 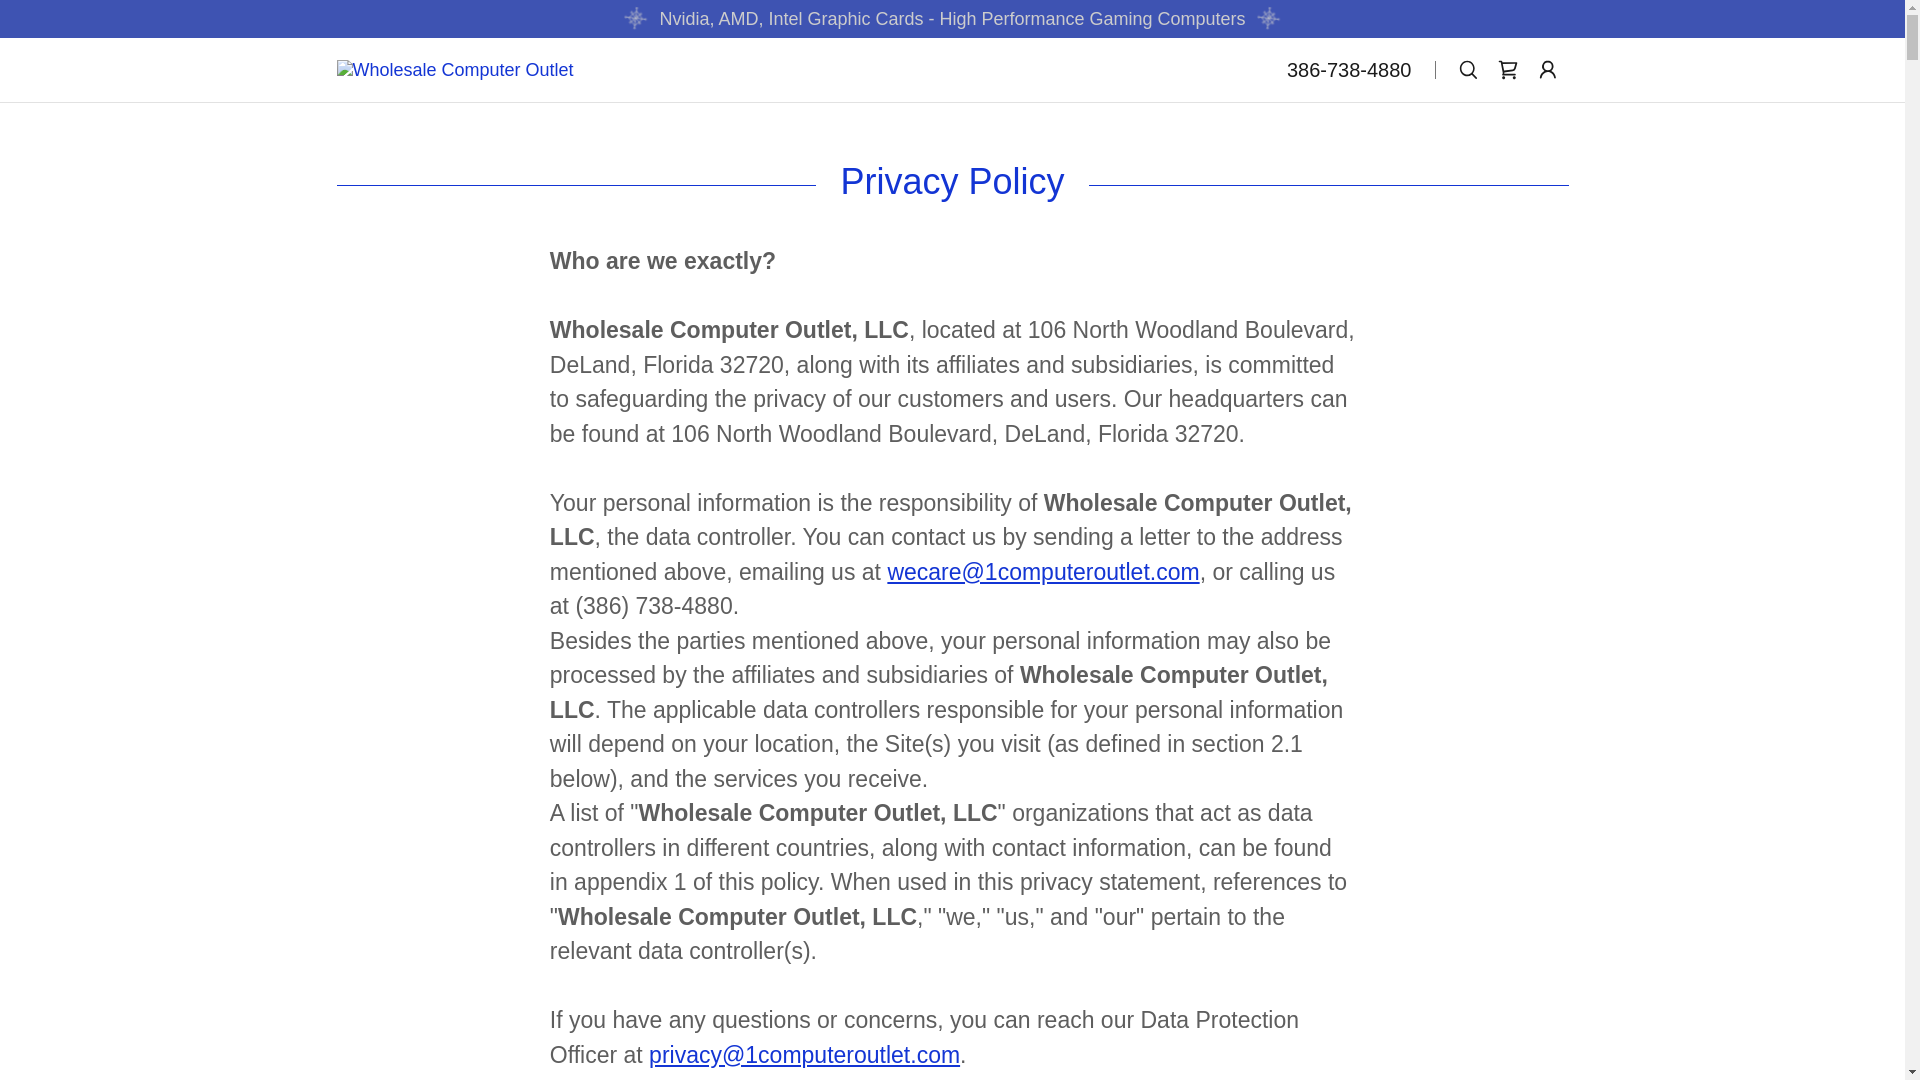 I want to click on '386-738-4880', so click(x=1349, y=68).